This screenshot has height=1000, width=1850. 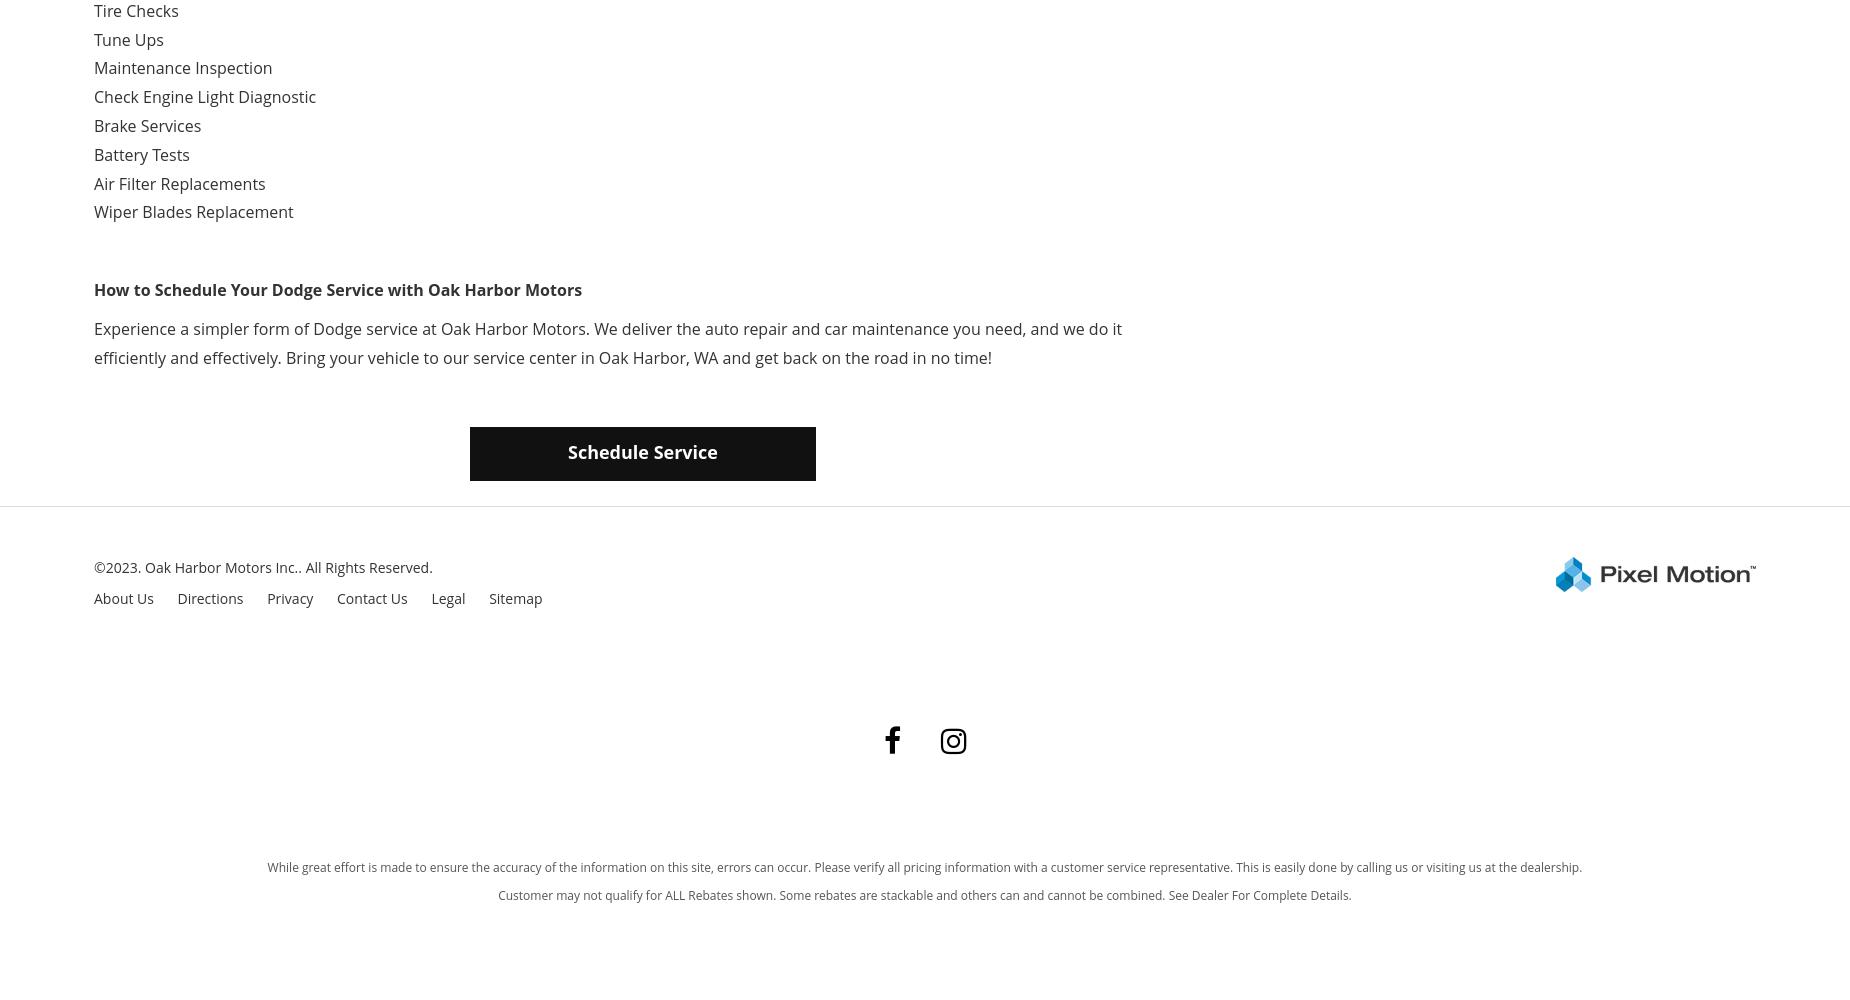 I want to click on 'All Rights Reserved.', so click(x=304, y=566).